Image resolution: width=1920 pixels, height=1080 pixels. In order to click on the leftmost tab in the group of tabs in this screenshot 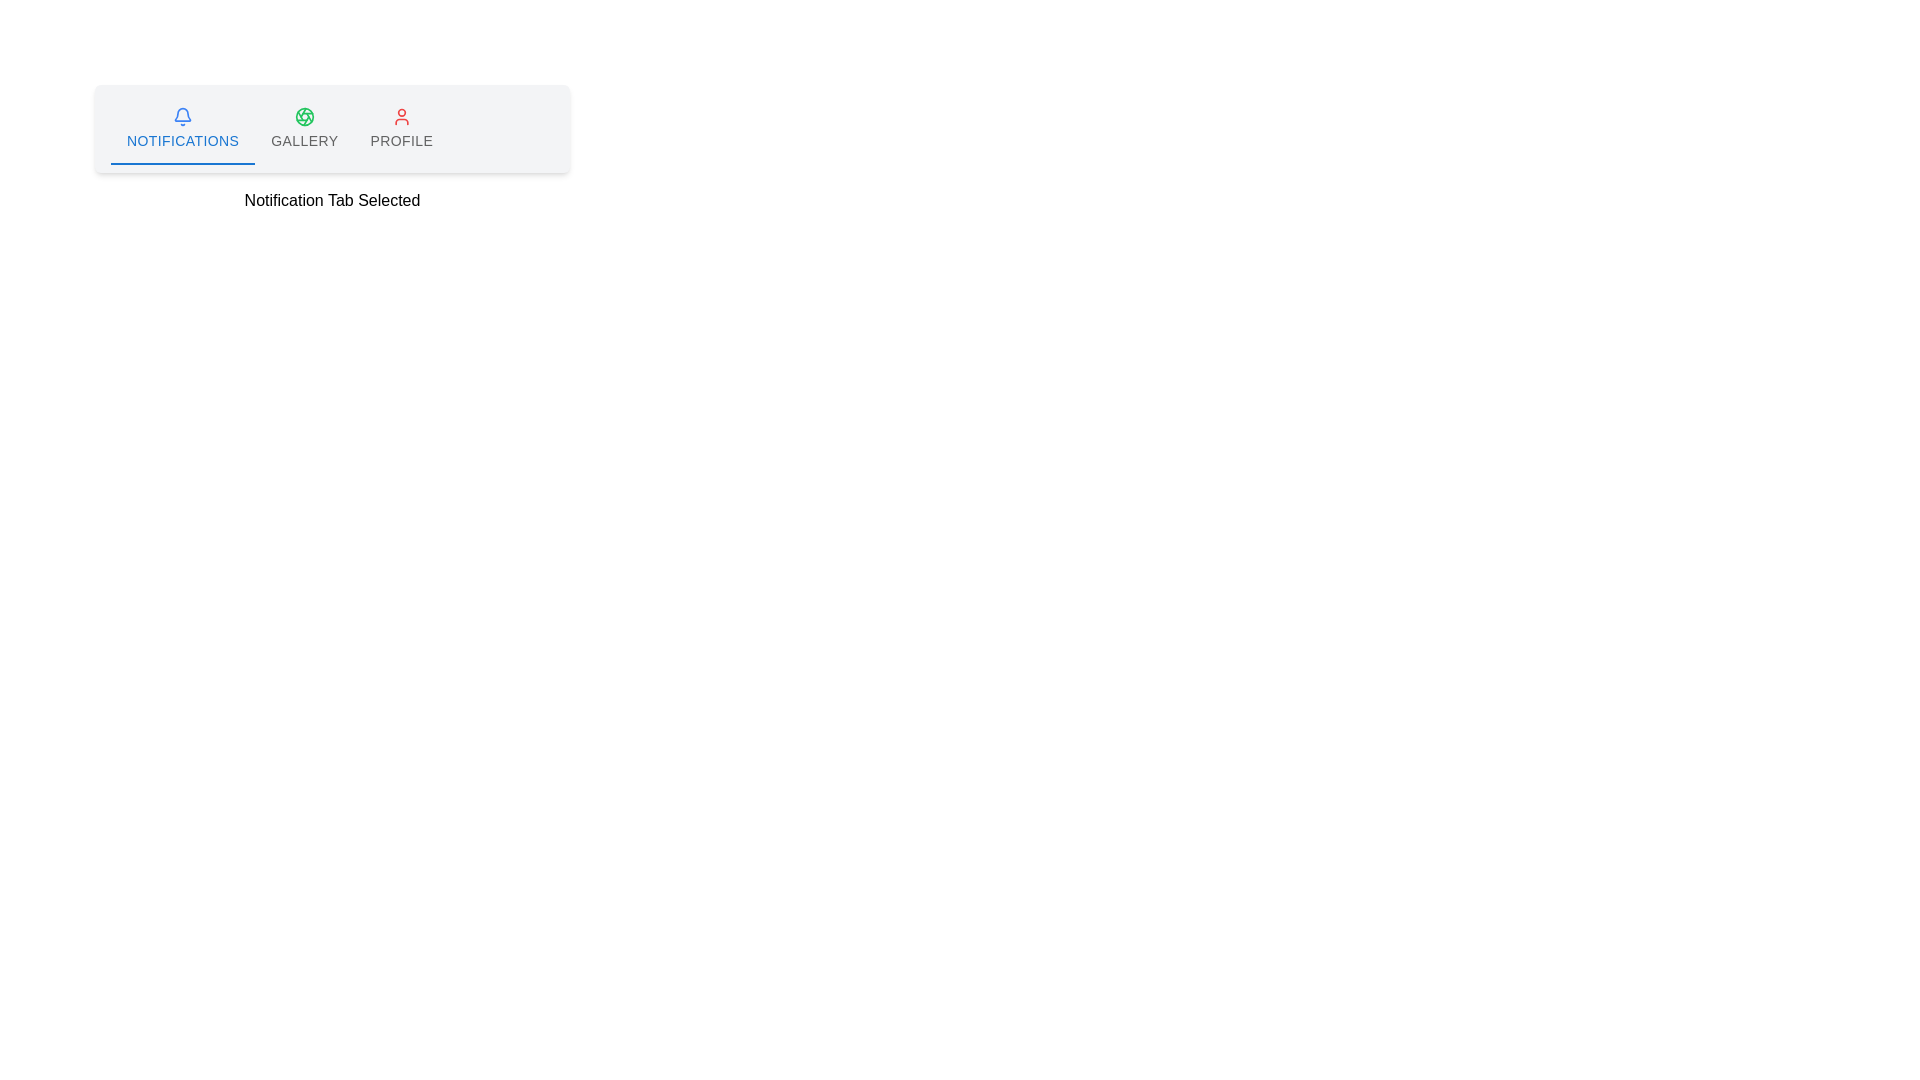, I will do `click(332, 128)`.